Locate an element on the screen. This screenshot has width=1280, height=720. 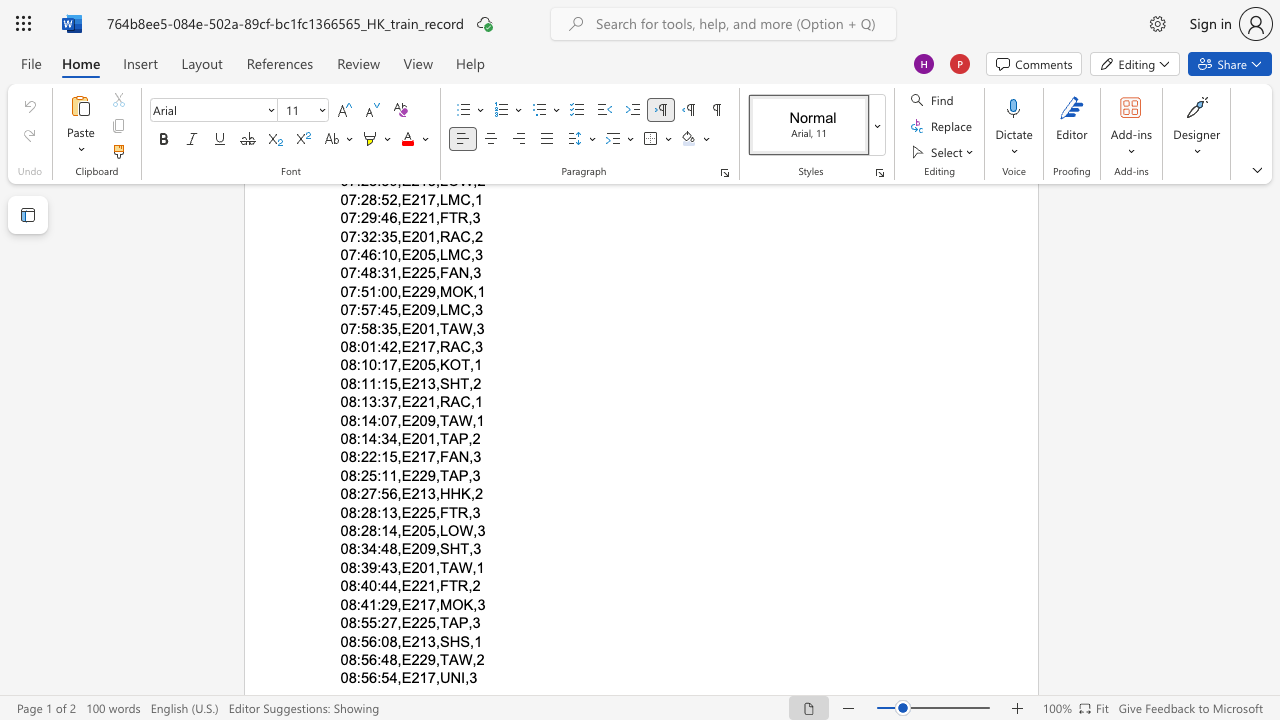
the subset text ",2" within the text "08:40:44,E221,FTR,2" is located at coordinates (467, 585).